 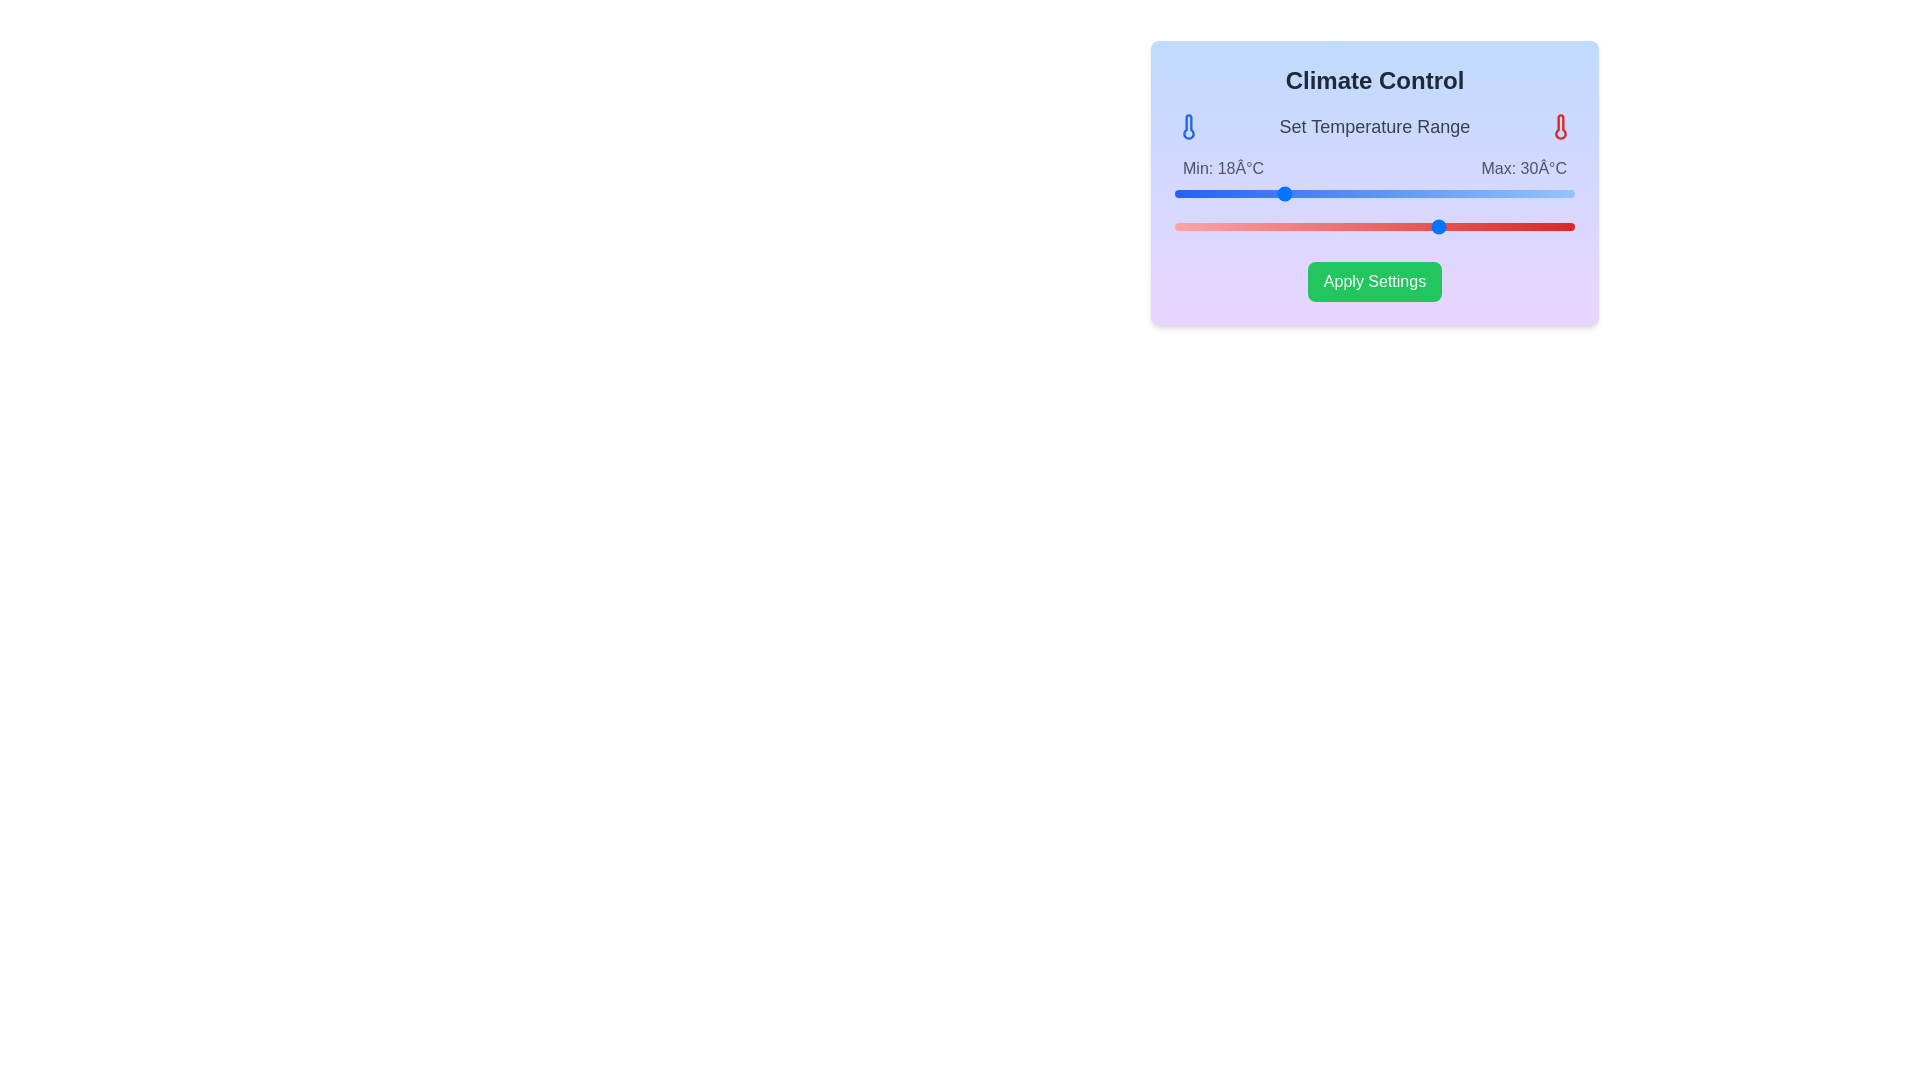 What do you see at coordinates (1321, 193) in the screenshot?
I see `the left slider to set the minimum temperature to 21°C` at bounding box center [1321, 193].